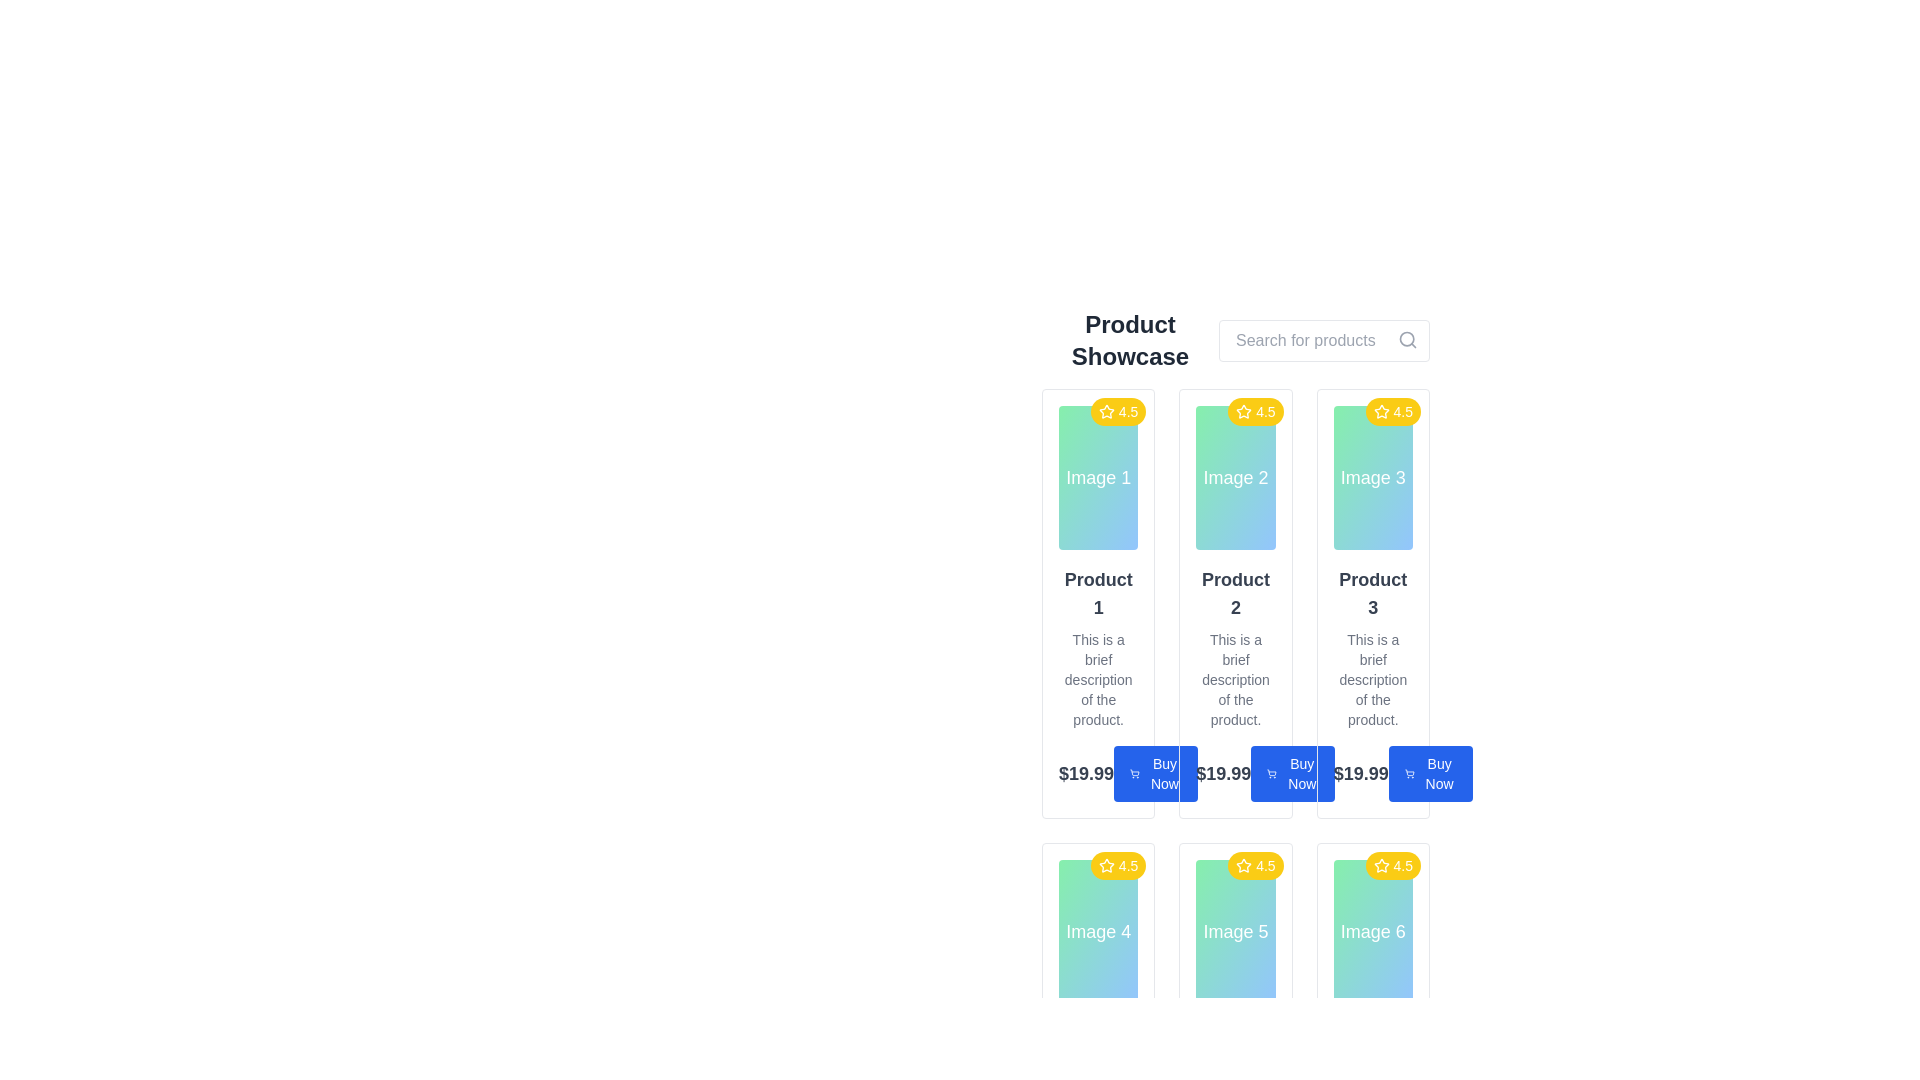 Image resolution: width=1920 pixels, height=1080 pixels. I want to click on the 'Buy Now' button, which is a bright blue interactive button with the text '$19.99' displayed alongside it, located in the lower section of the second product card, so click(1234, 773).